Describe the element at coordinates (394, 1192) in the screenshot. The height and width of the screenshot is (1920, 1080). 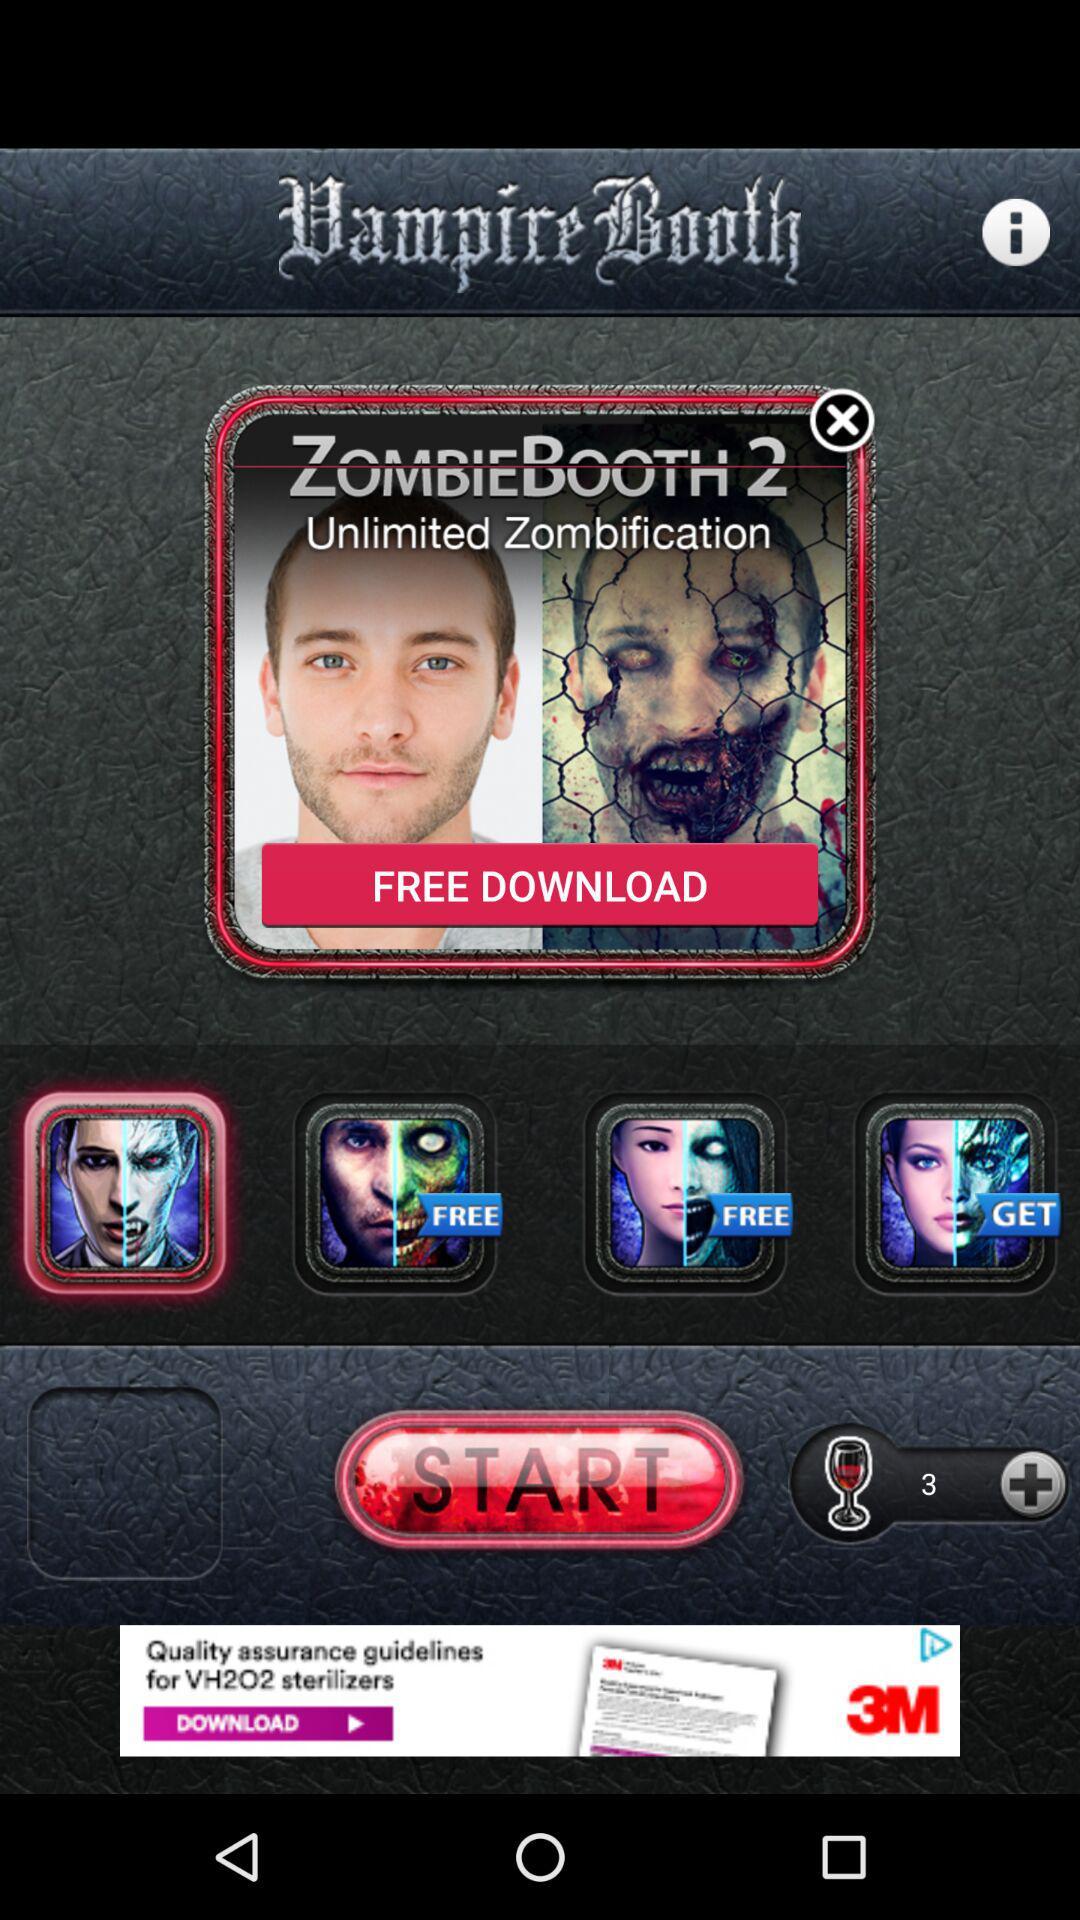
I see `download effect` at that location.